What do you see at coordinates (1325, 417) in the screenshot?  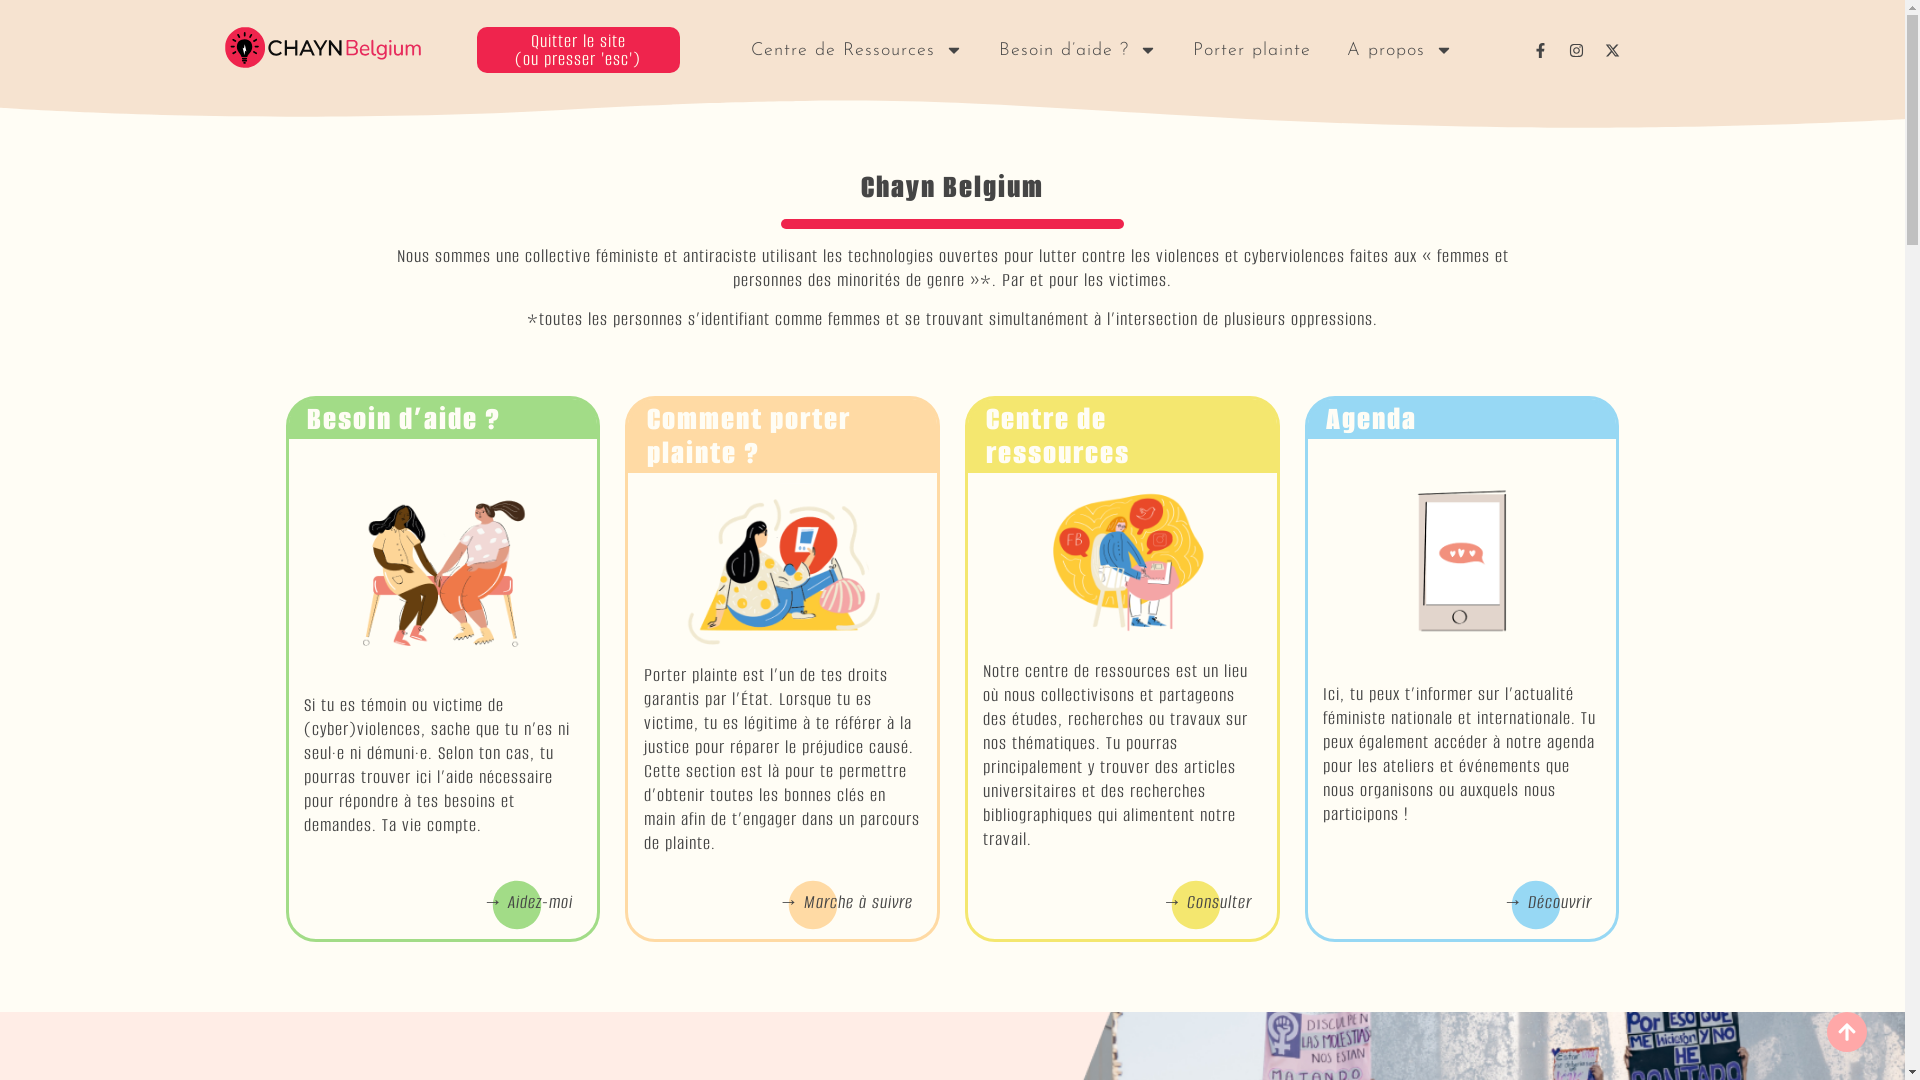 I see `'Agenda'` at bounding box center [1325, 417].